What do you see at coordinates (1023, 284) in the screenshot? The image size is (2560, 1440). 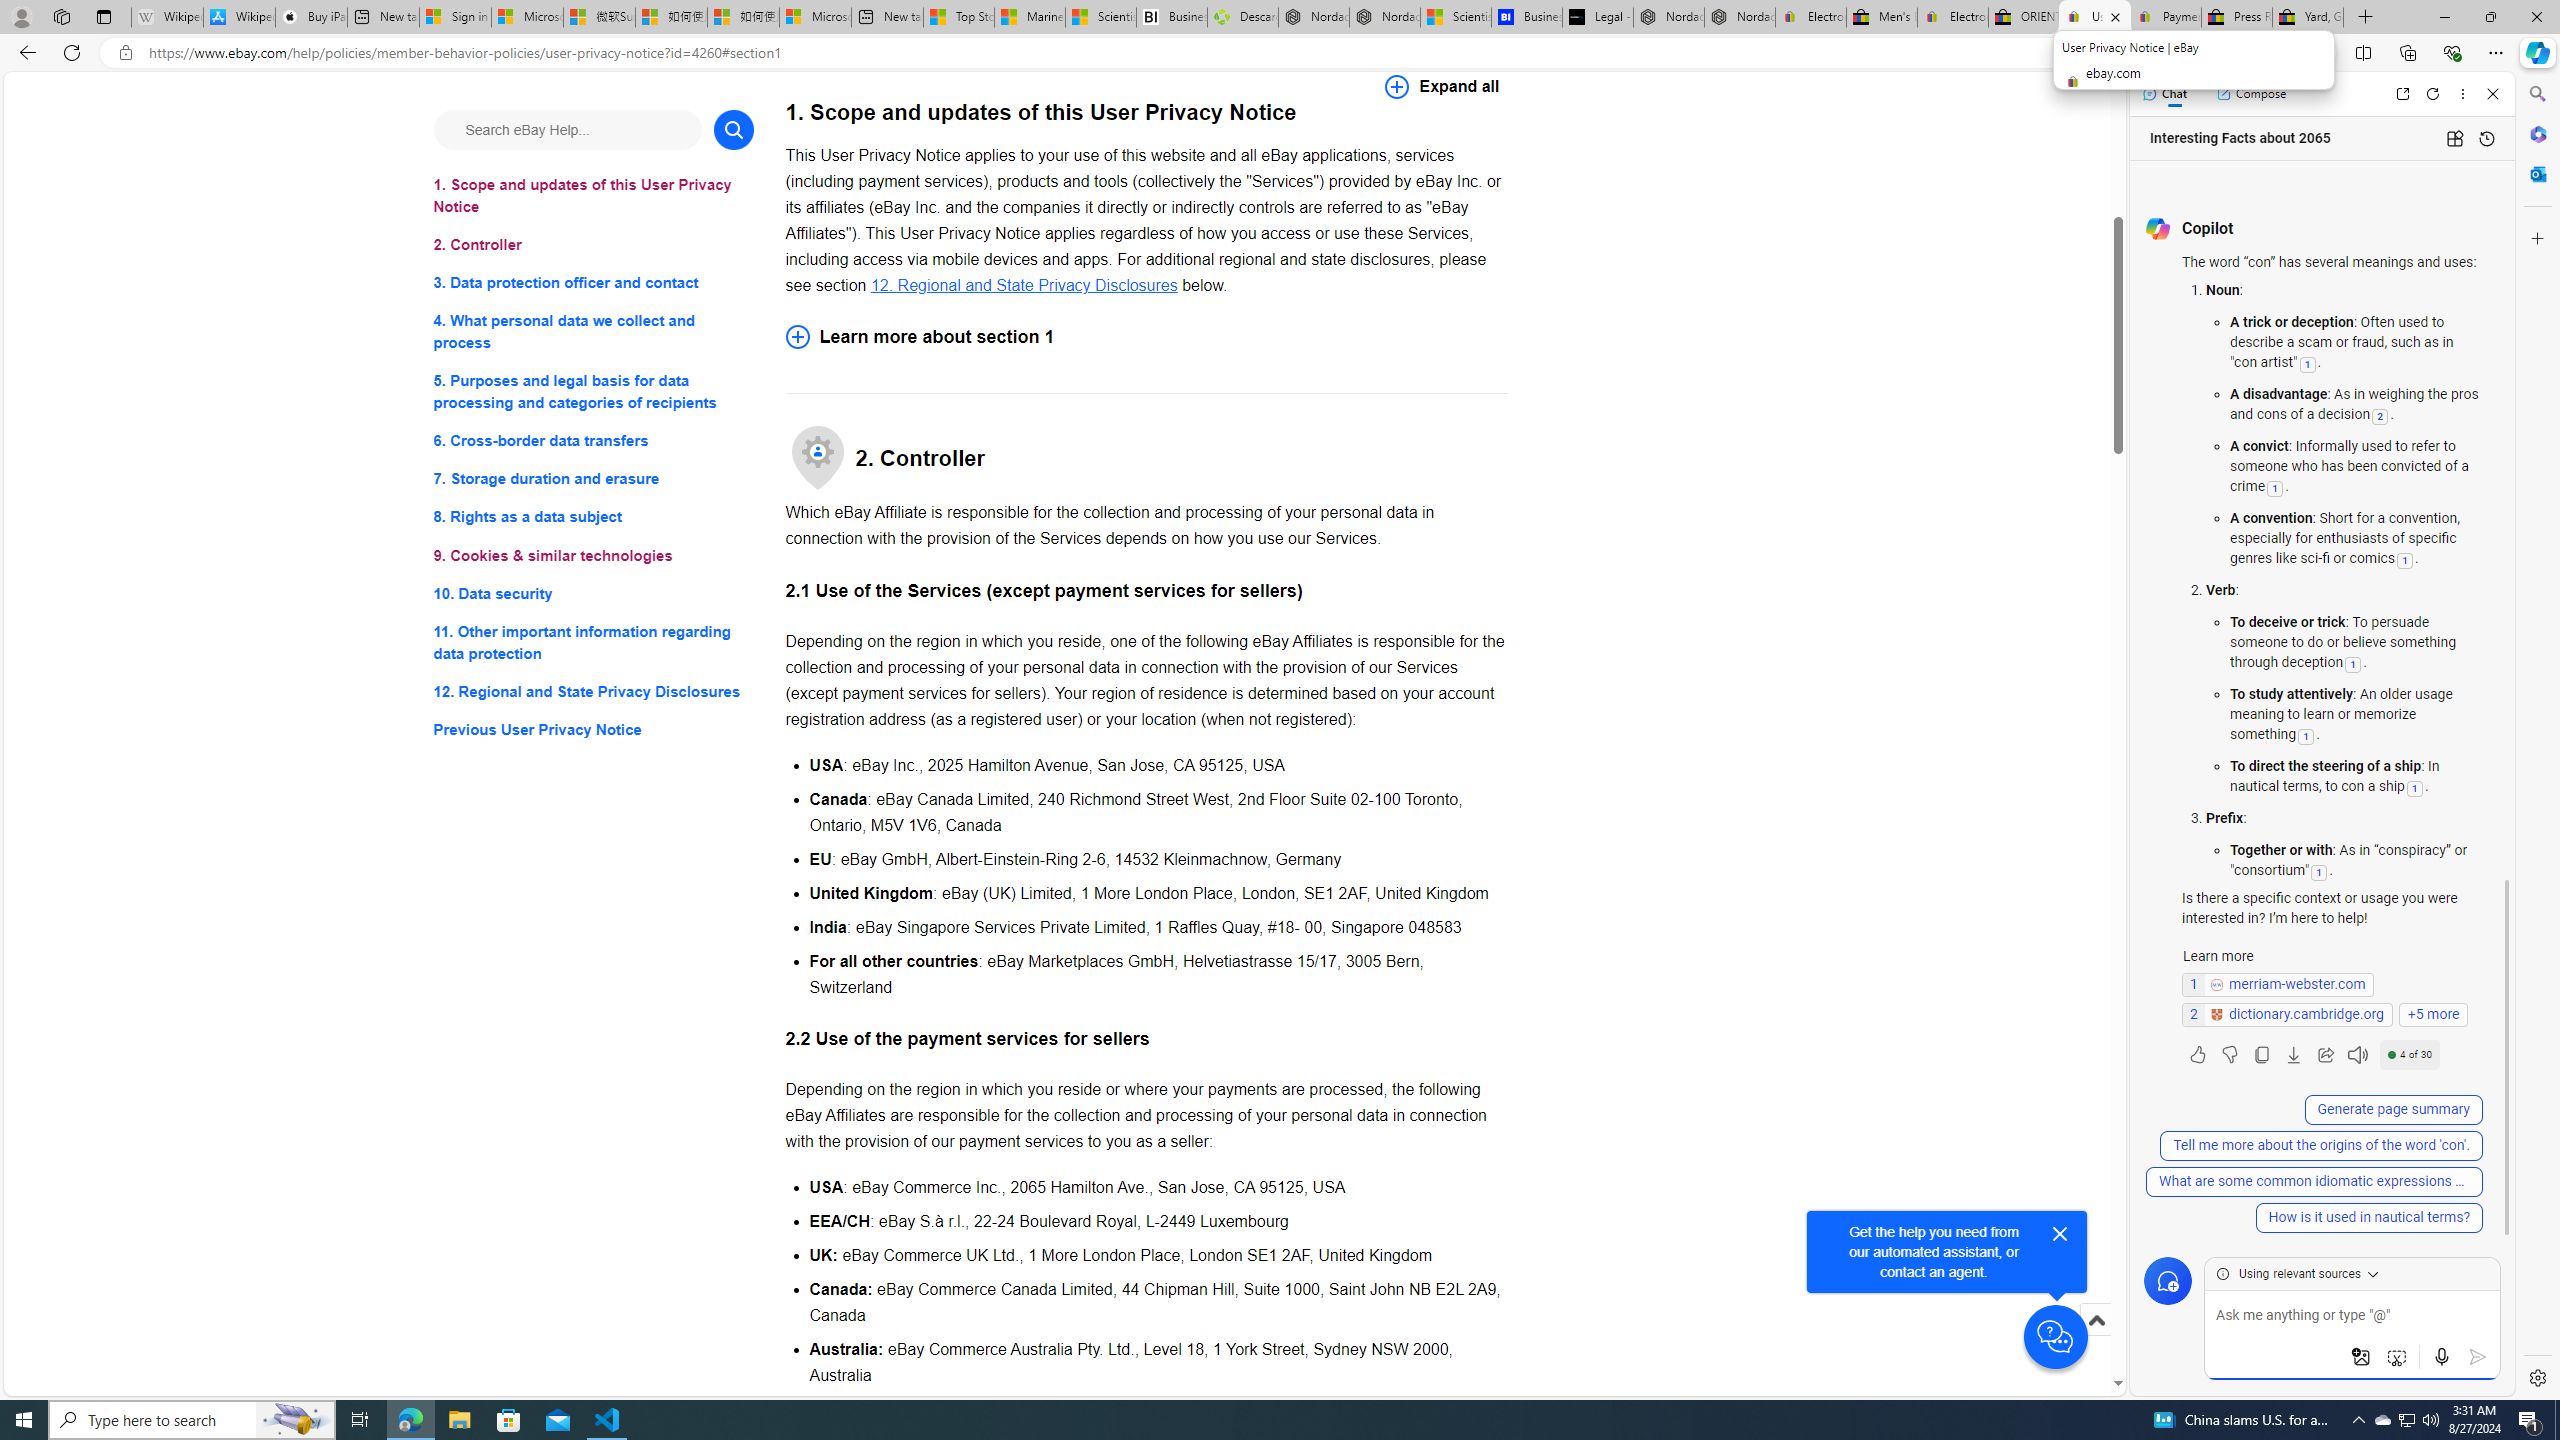 I see `'12. Regional and State Privacy Disclosures'` at bounding box center [1023, 284].